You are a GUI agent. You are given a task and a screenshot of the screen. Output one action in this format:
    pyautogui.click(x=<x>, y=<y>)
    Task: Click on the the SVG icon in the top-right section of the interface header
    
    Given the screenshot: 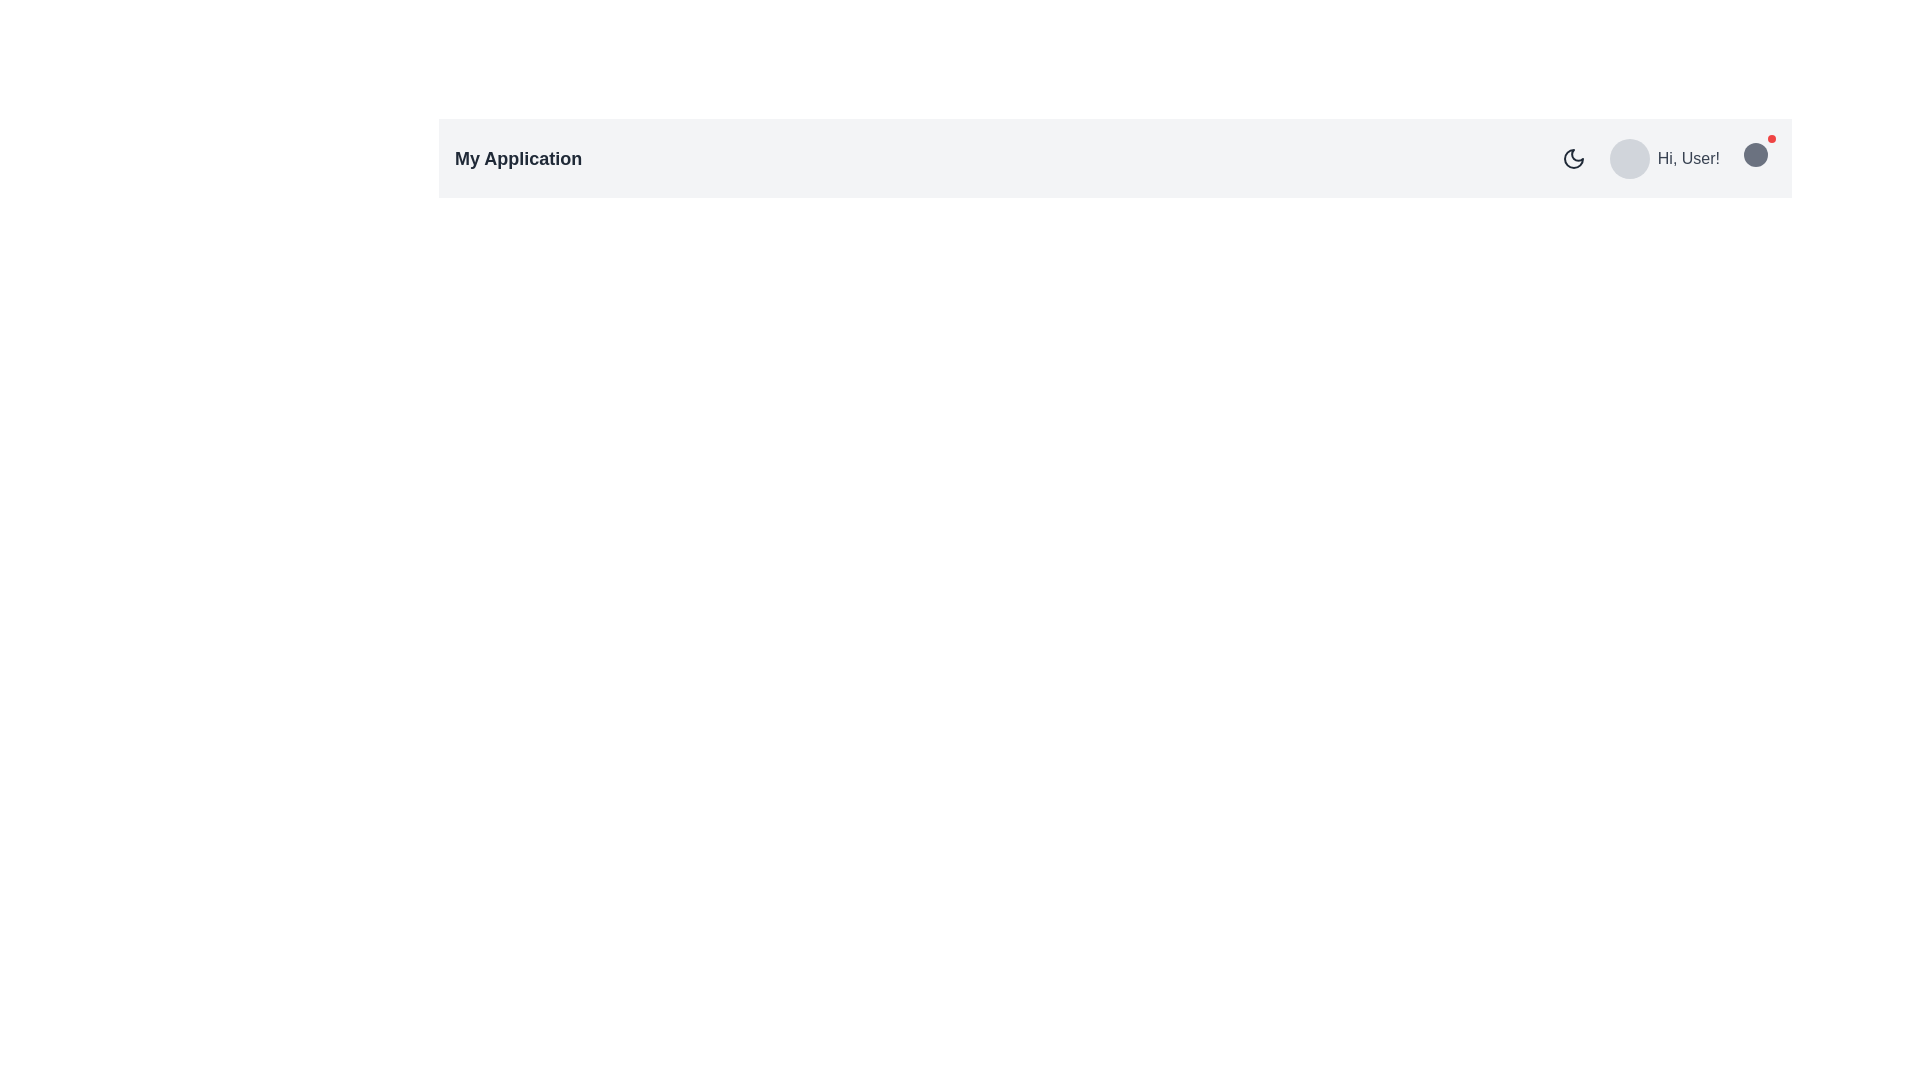 What is the action you would take?
    pyautogui.click(x=1572, y=157)
    